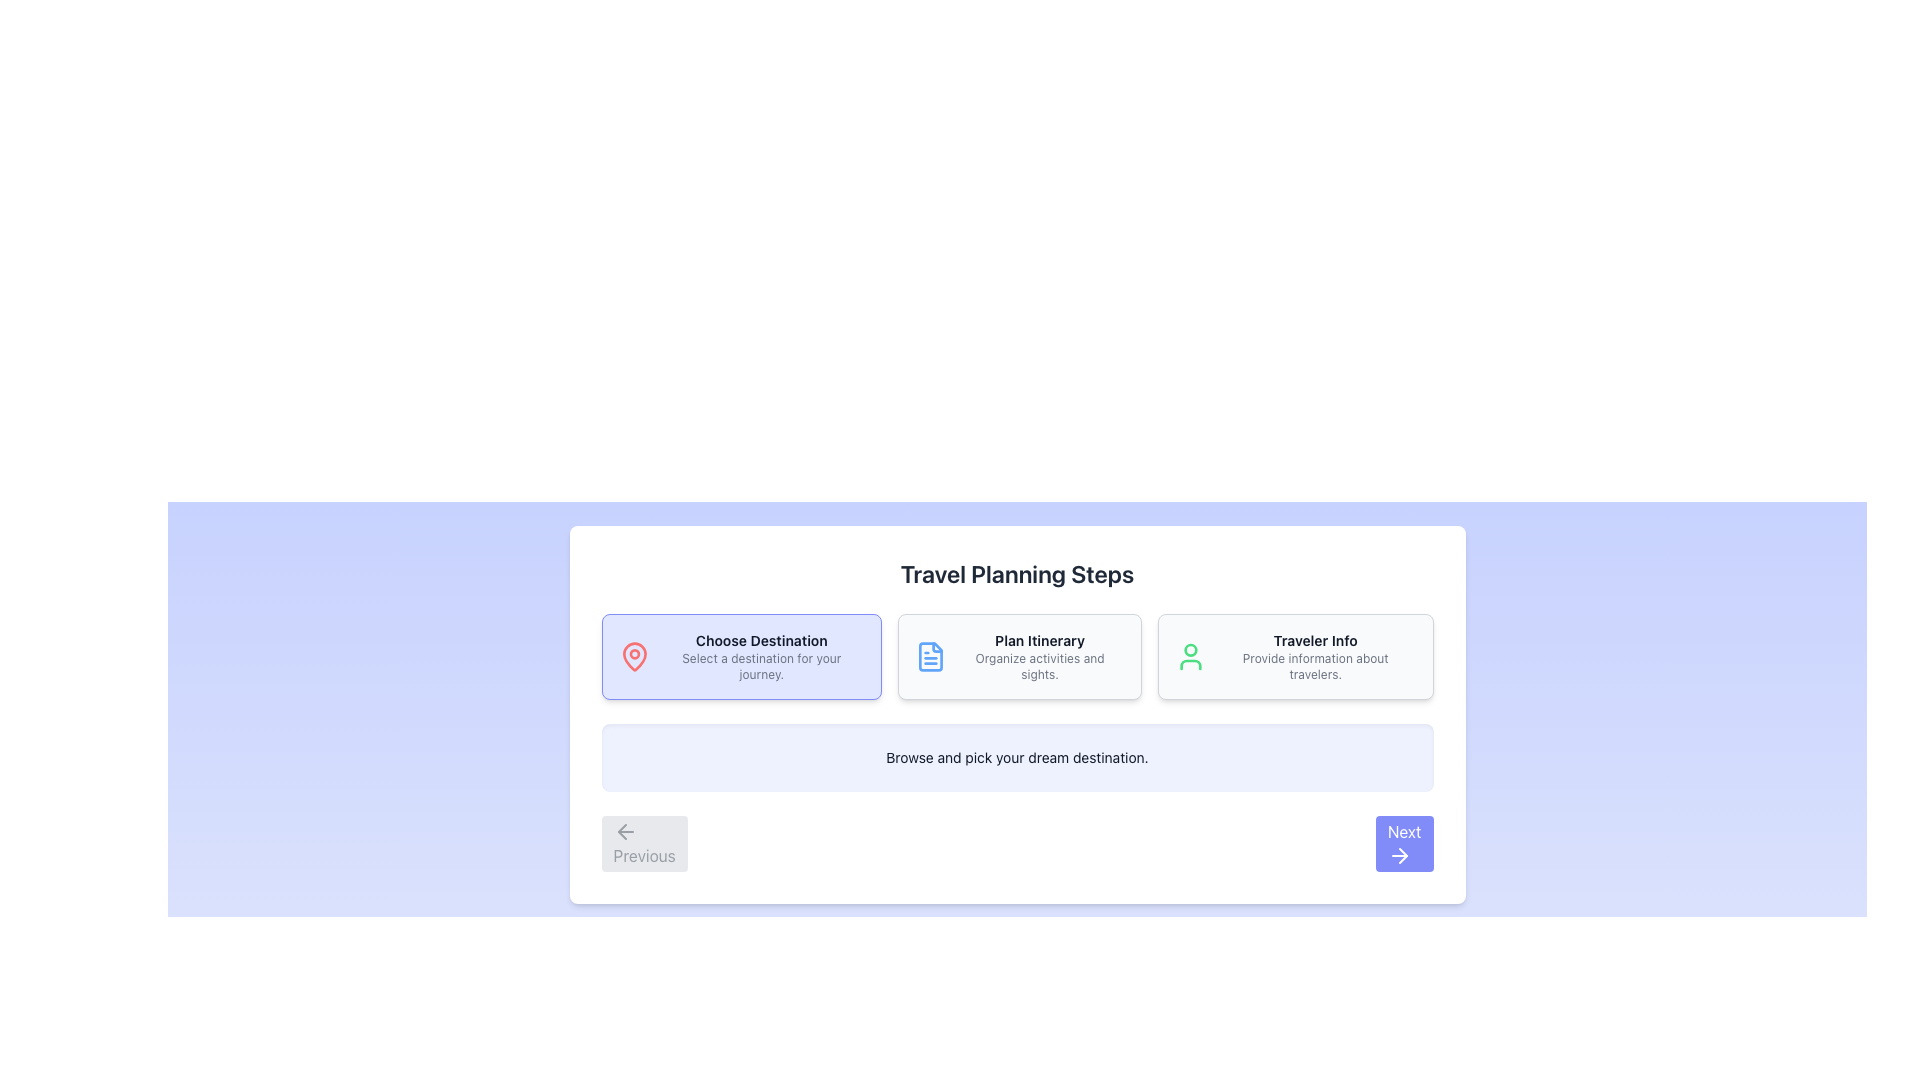 This screenshot has width=1920, height=1080. What do you see at coordinates (624, 832) in the screenshot?
I see `the left-pointing arrow icon inside the 'Previous' button, which has a light gray background and a rounded rectangular shape` at bounding box center [624, 832].